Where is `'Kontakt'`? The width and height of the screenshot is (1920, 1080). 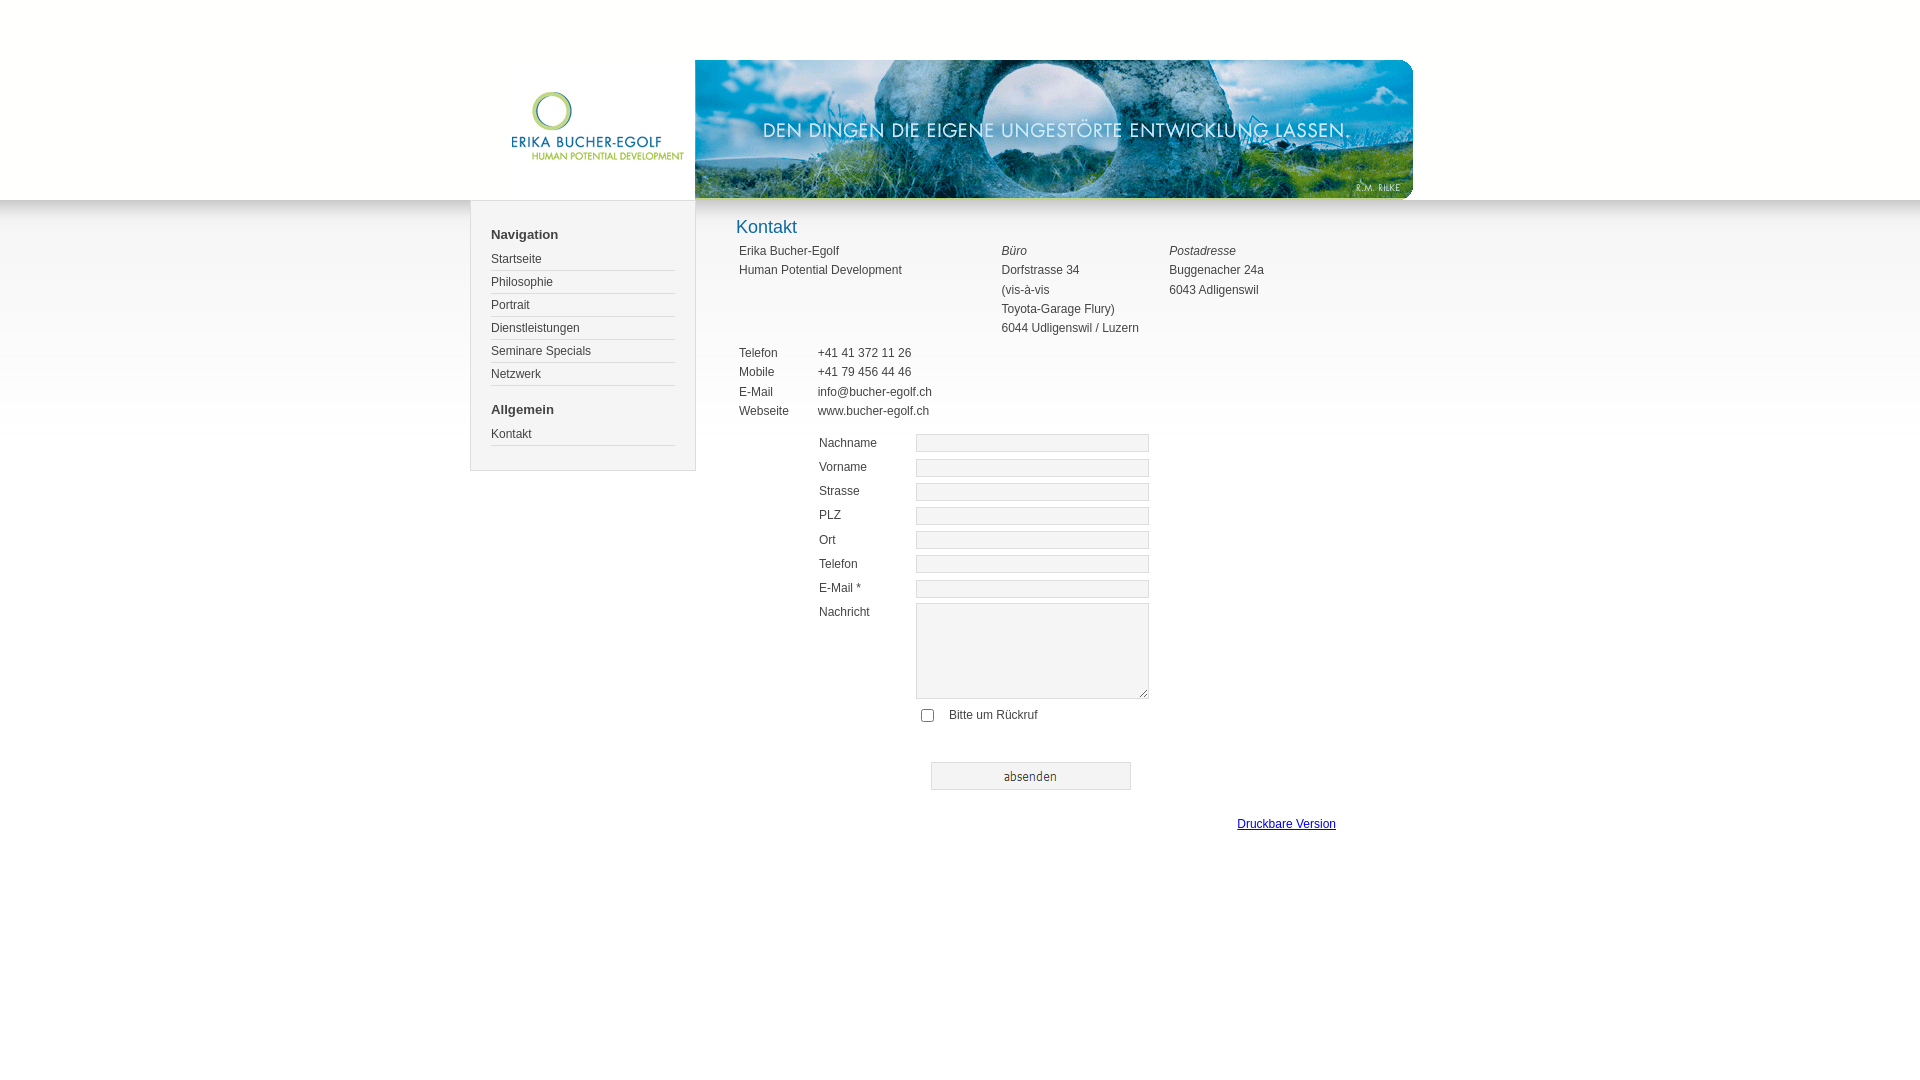 'Kontakt' is located at coordinates (490, 433).